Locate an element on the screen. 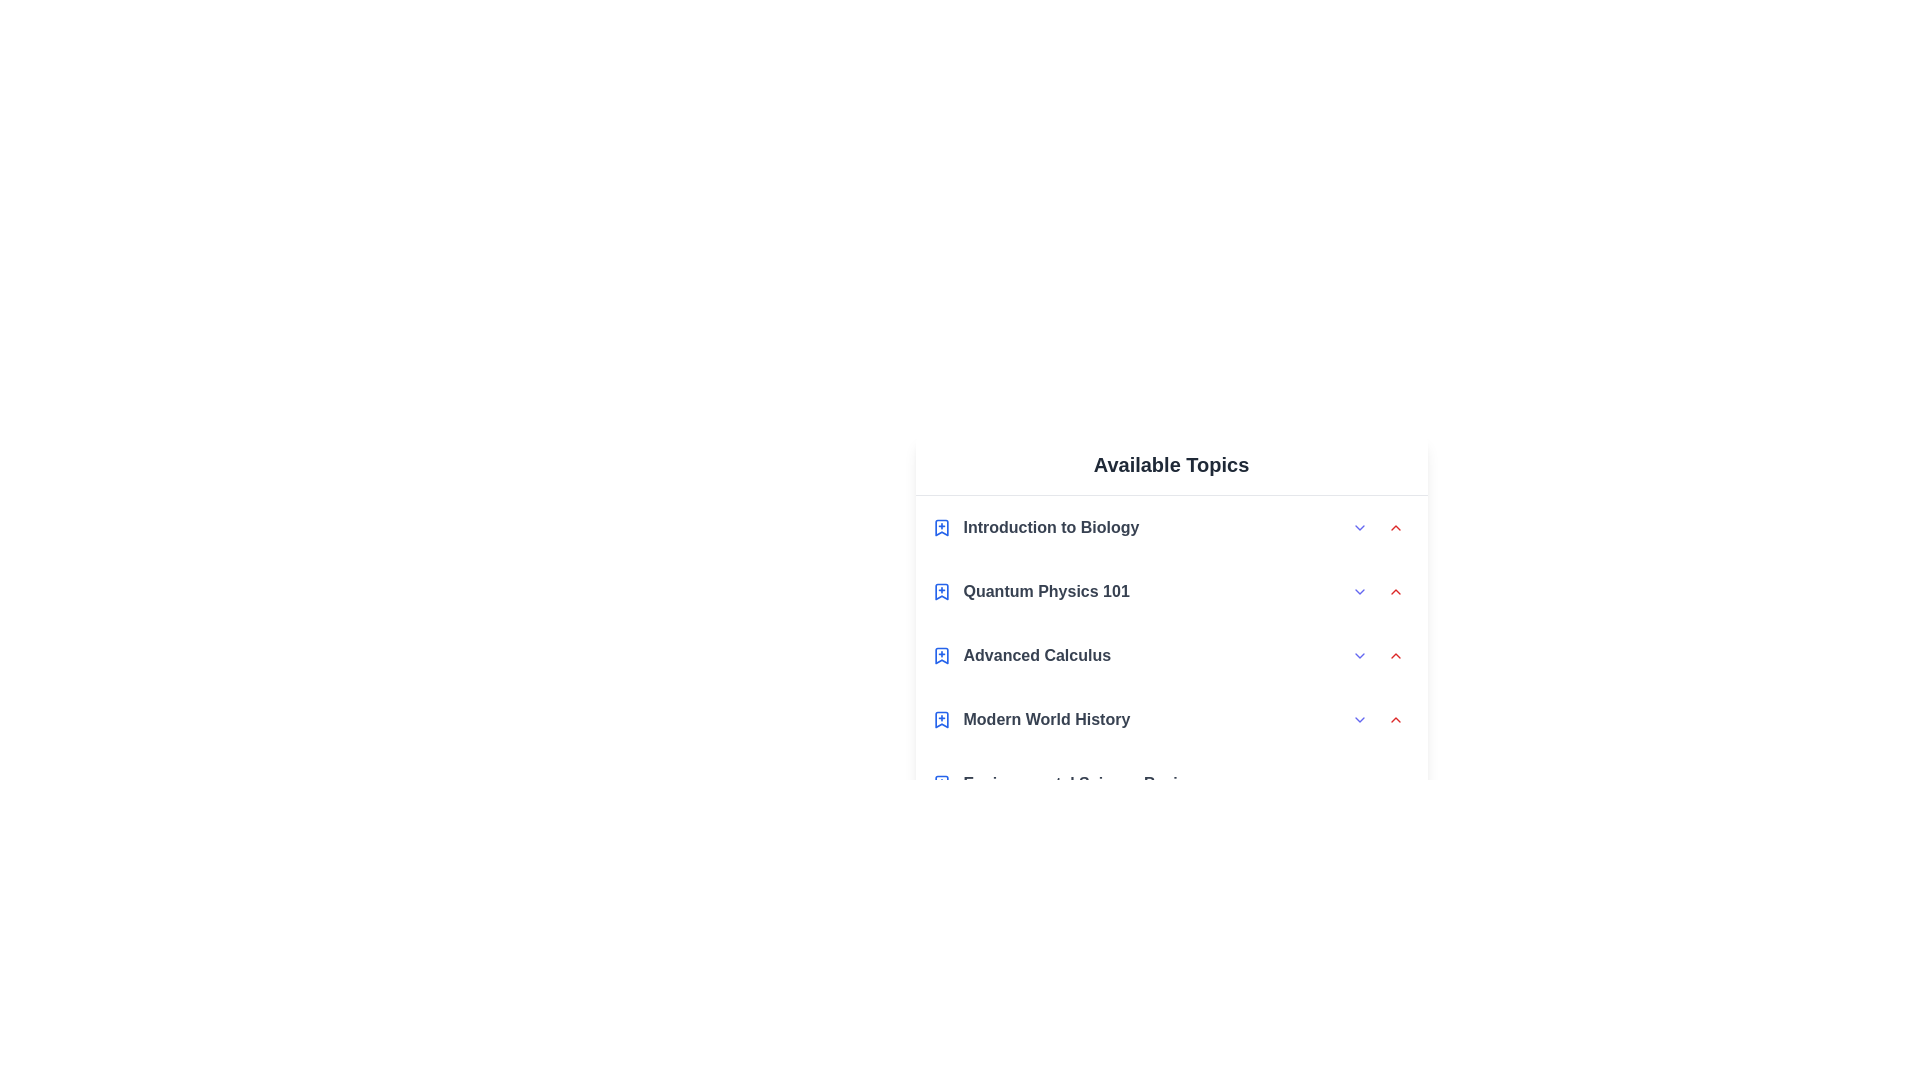 This screenshot has width=1920, height=1080. the header text 'Available Topics' is located at coordinates (1171, 465).